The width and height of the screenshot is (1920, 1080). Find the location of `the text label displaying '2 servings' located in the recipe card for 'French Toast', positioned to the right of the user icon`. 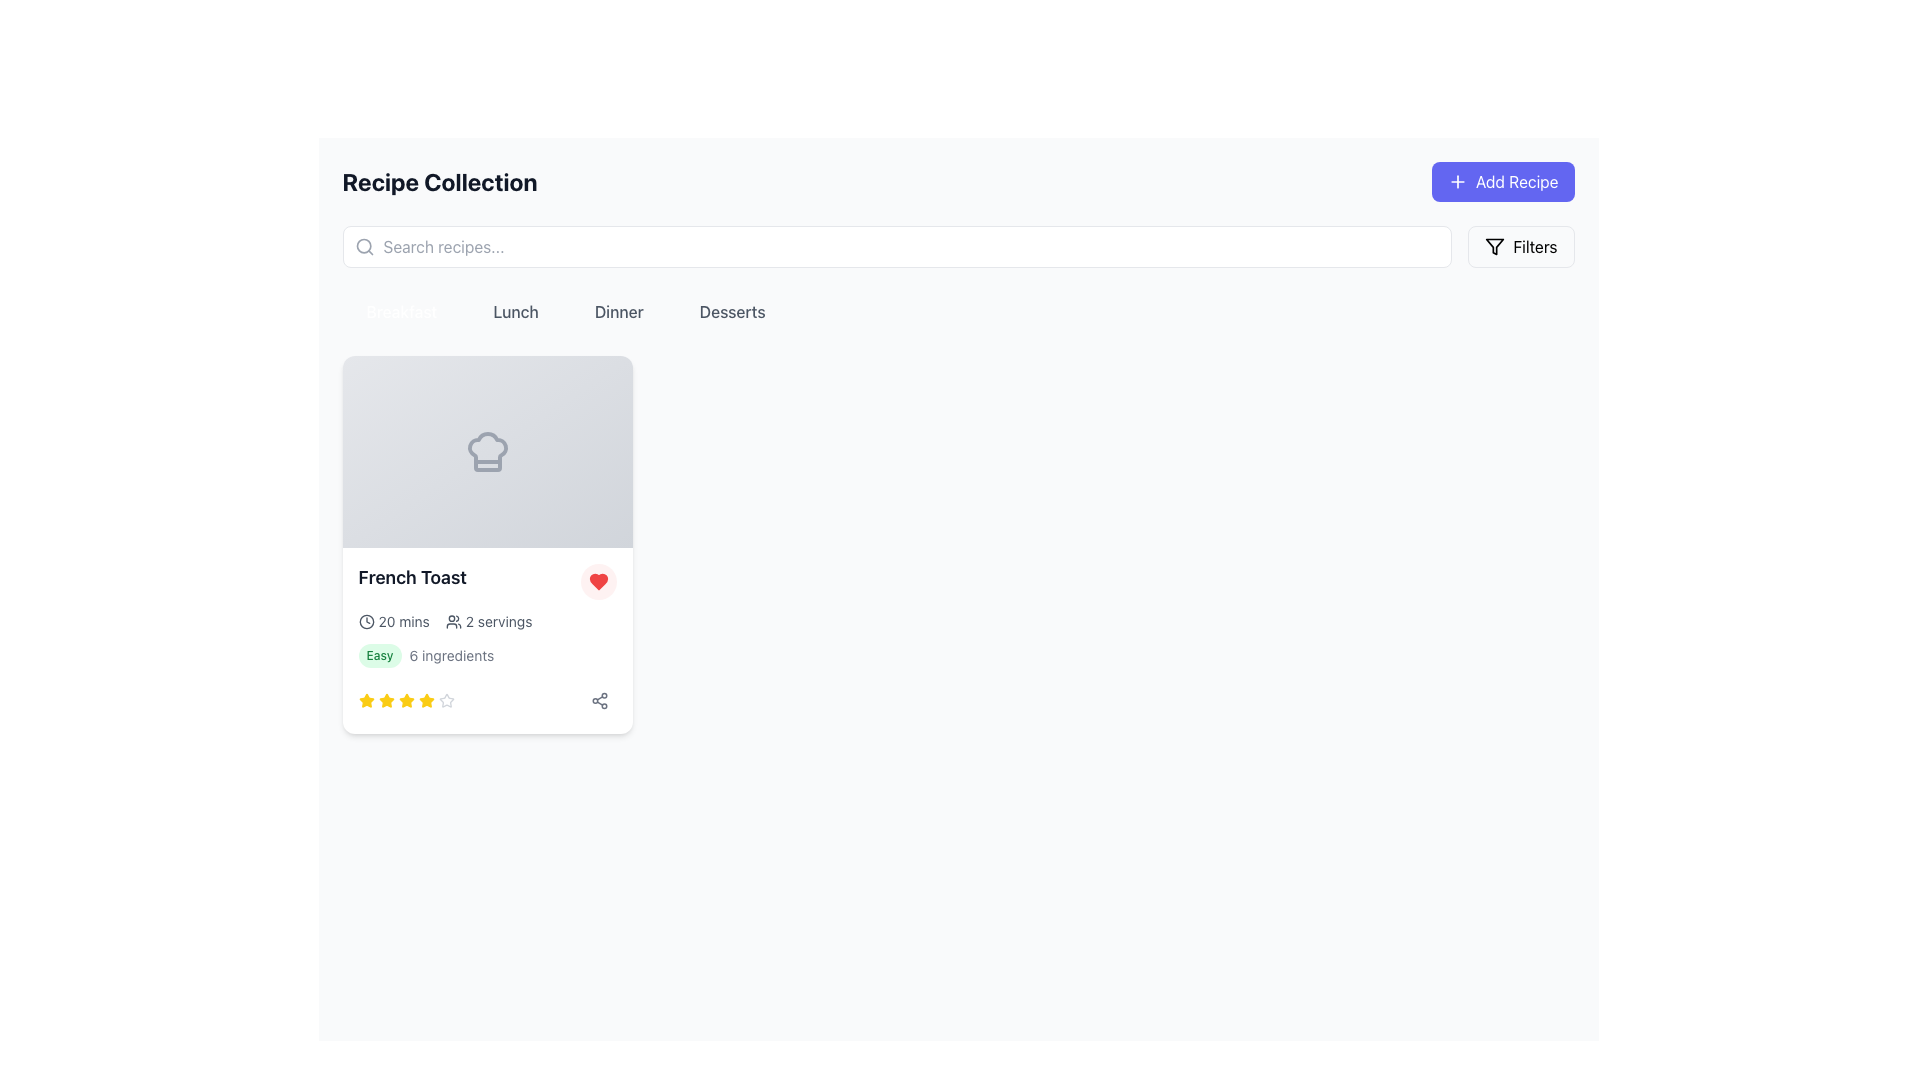

the text label displaying '2 servings' located in the recipe card for 'French Toast', positioned to the right of the user icon is located at coordinates (499, 620).